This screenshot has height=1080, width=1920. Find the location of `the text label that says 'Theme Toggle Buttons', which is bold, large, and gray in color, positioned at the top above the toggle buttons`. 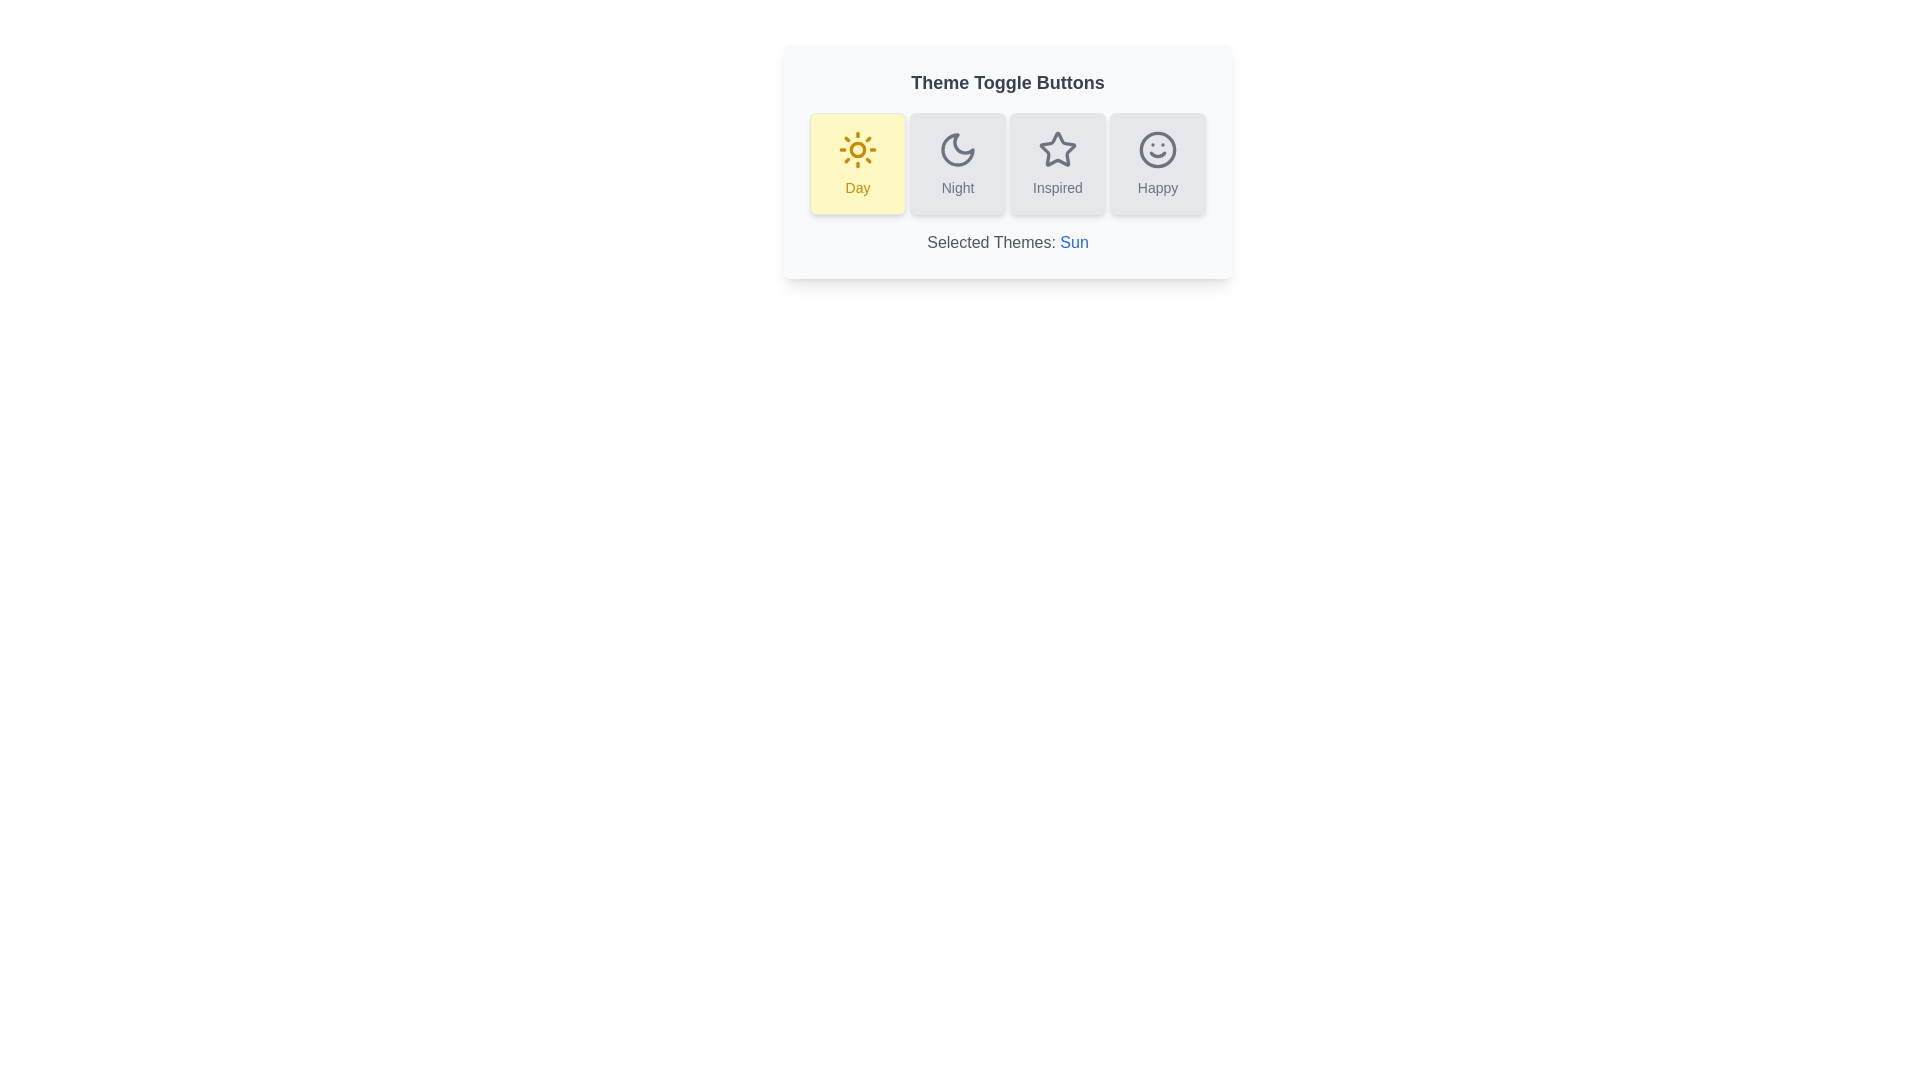

the text label that says 'Theme Toggle Buttons', which is bold, large, and gray in color, positioned at the top above the toggle buttons is located at coordinates (1008, 82).